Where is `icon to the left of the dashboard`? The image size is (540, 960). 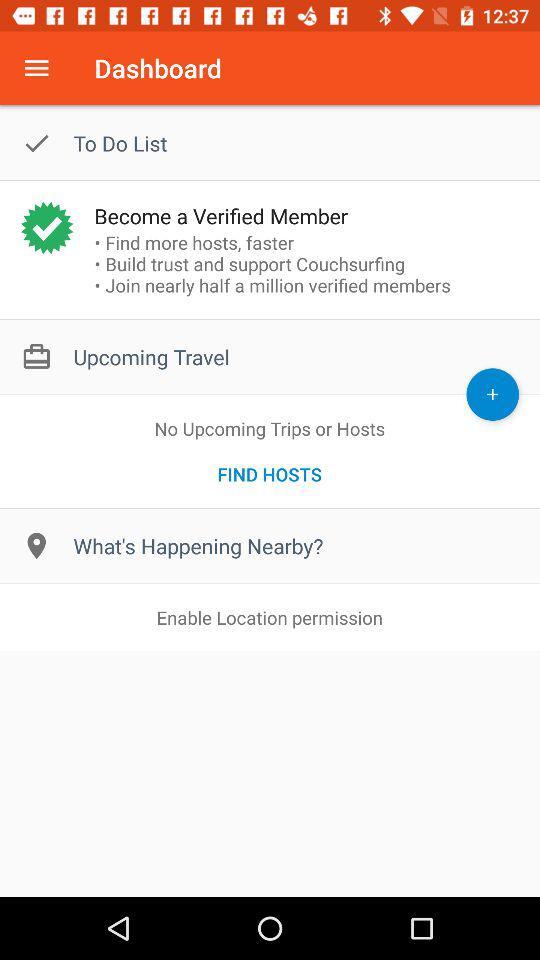
icon to the left of the dashboard is located at coordinates (36, 68).